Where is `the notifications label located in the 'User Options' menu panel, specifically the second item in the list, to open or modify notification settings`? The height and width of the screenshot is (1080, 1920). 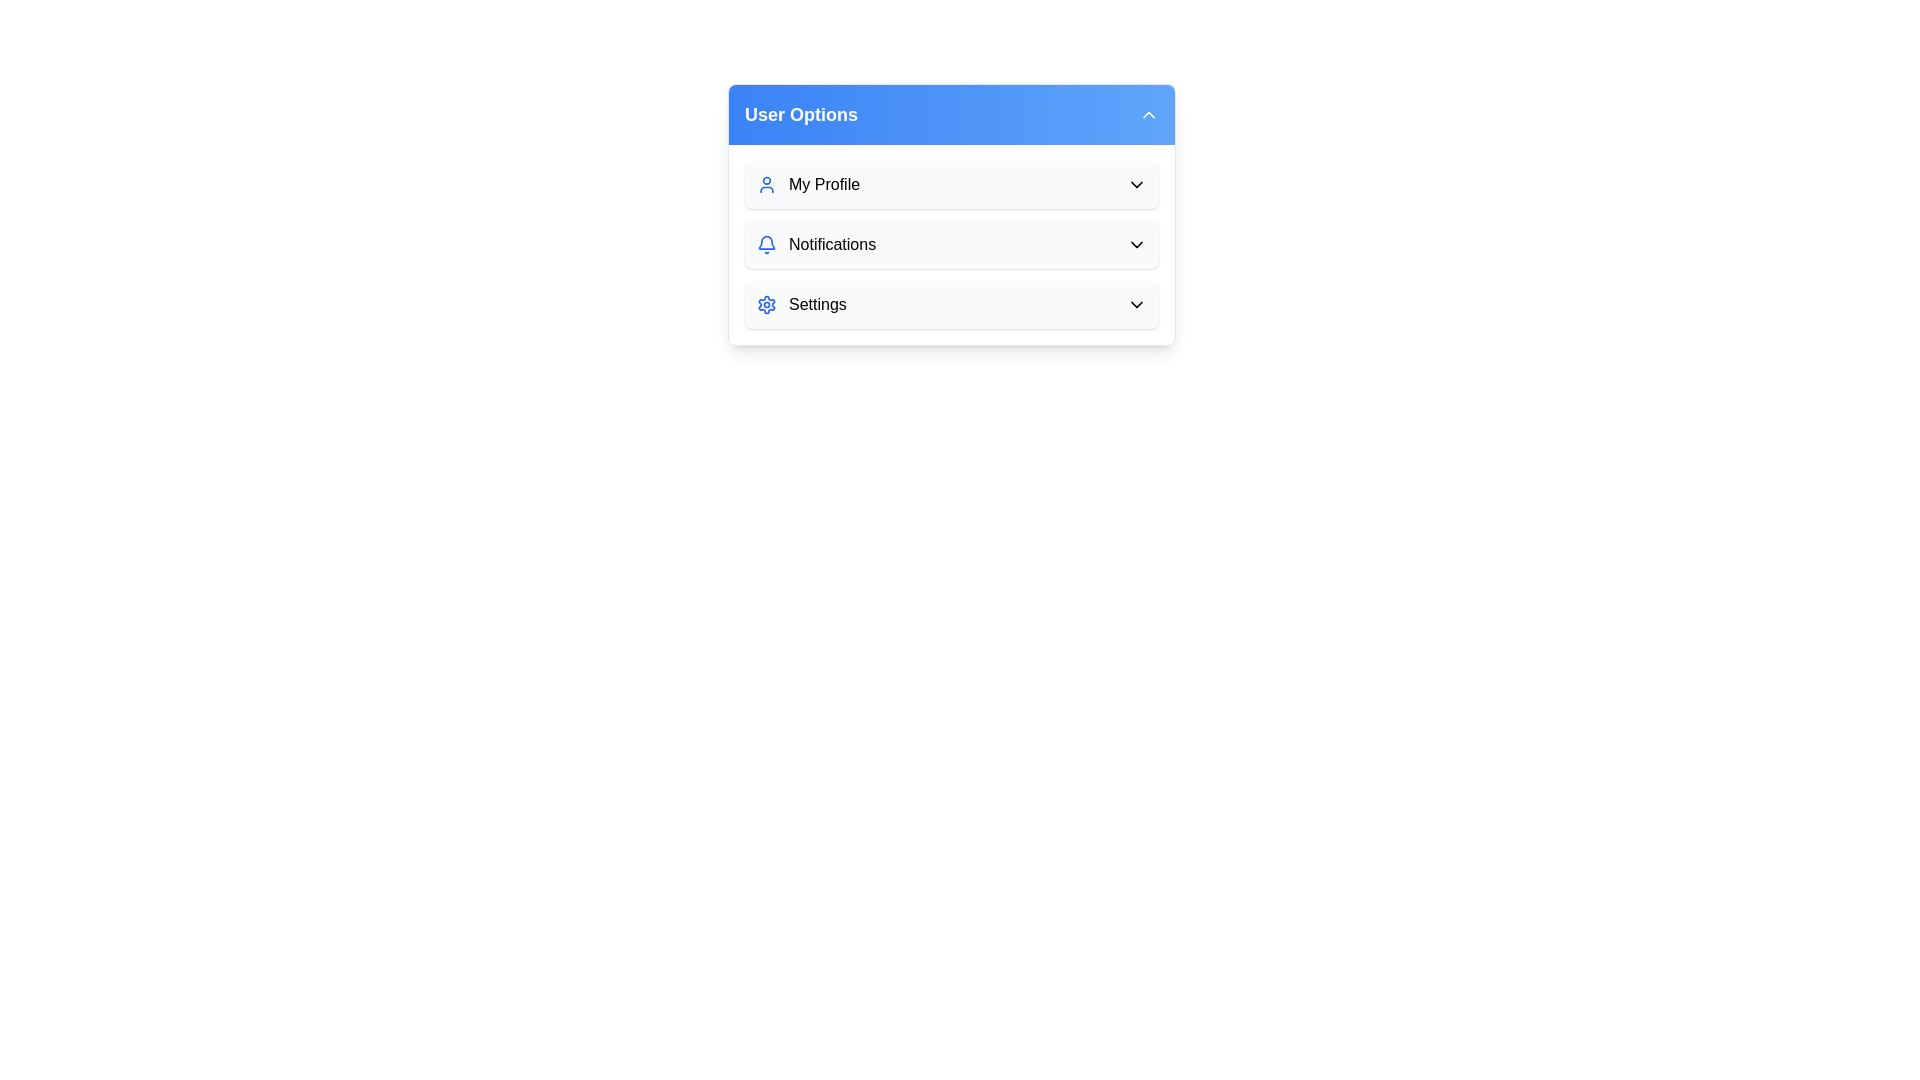 the notifications label located in the 'User Options' menu panel, specifically the second item in the list, to open or modify notification settings is located at coordinates (832, 244).